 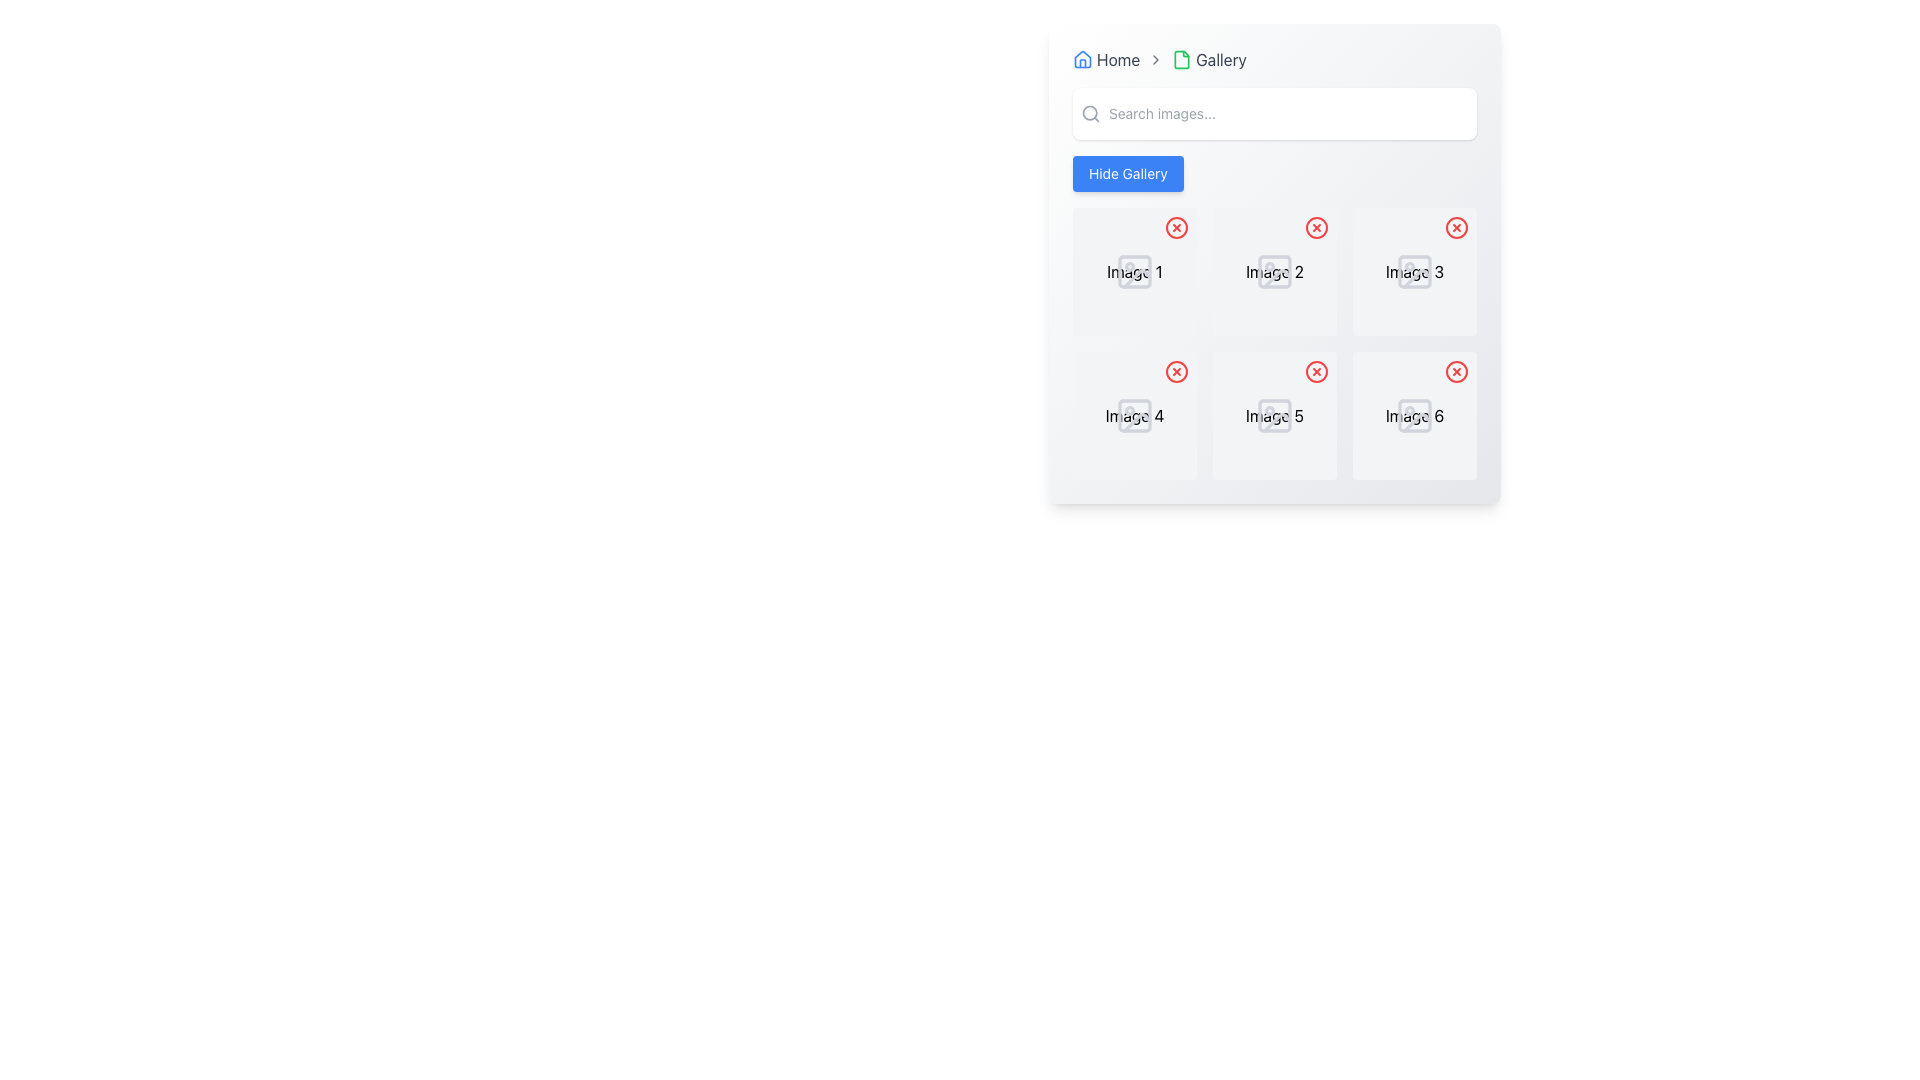 I want to click on the Circular SVG graphic located at the top-left corner of the first item in the gallery, which serves as part of the gallery's control overlay, so click(x=1176, y=226).